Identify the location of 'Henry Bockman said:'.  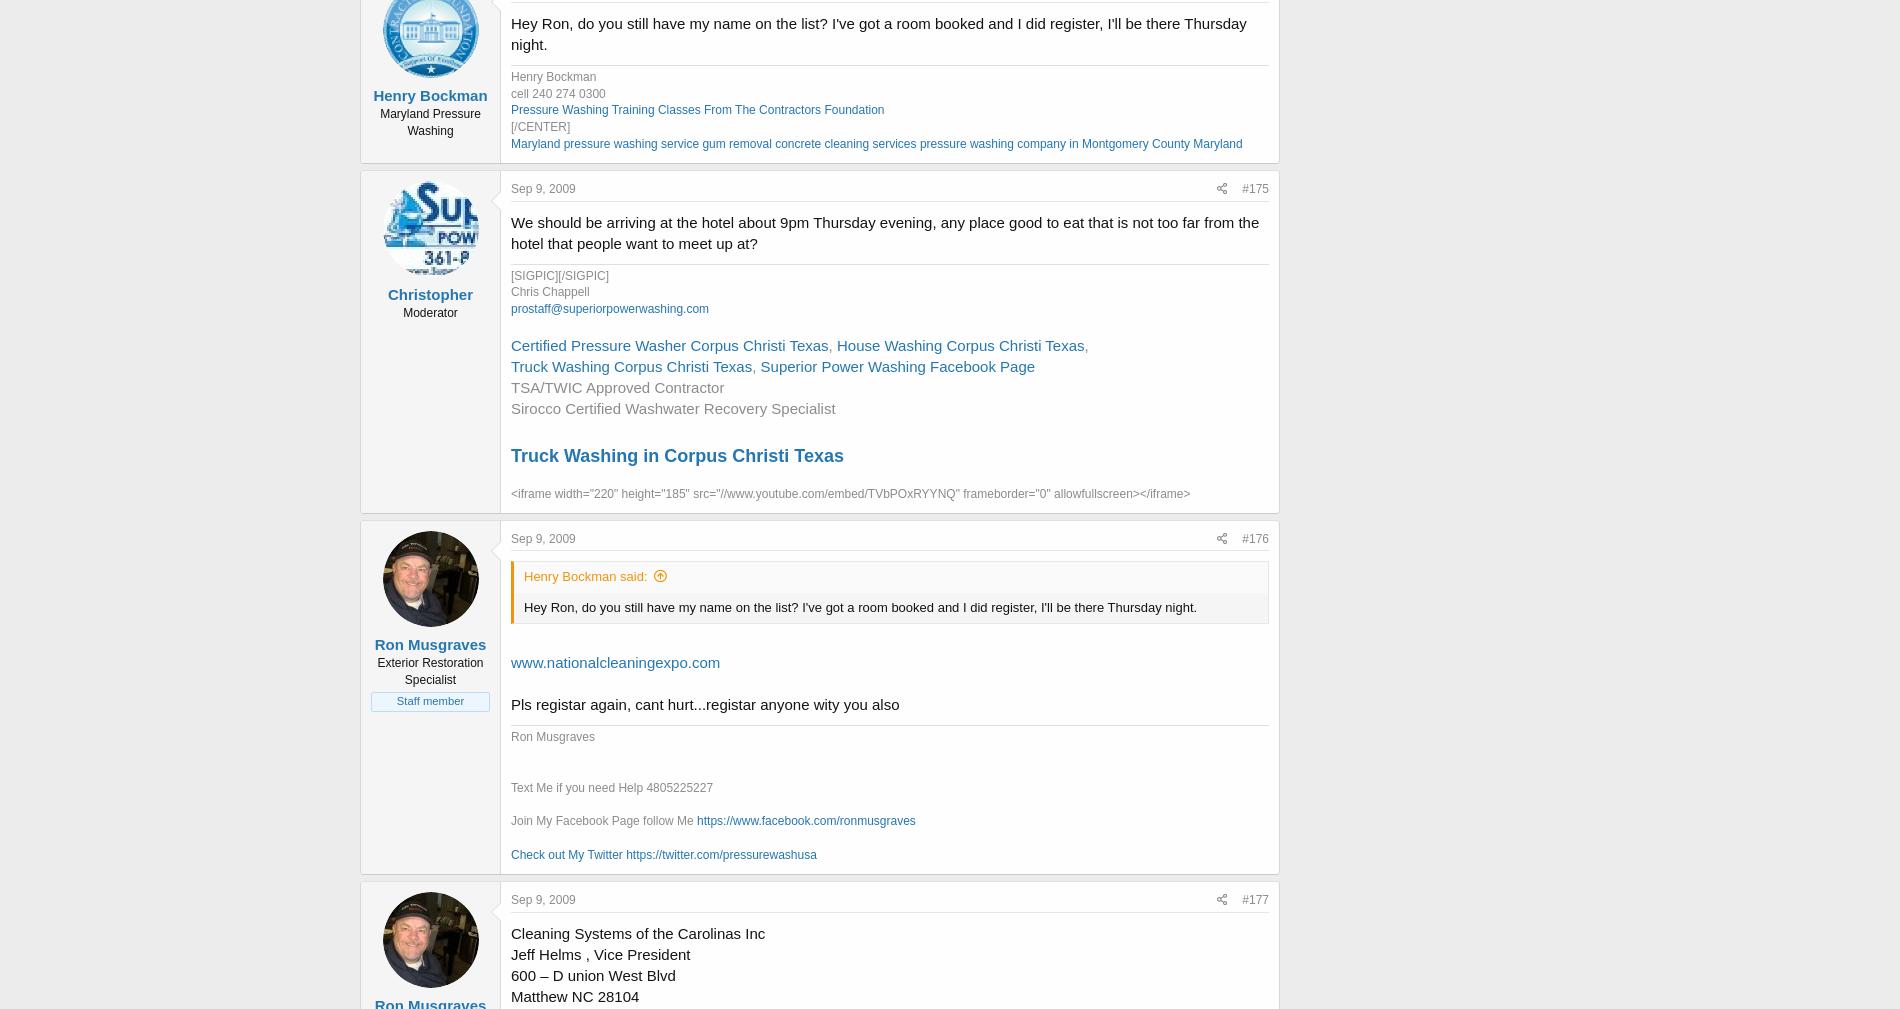
(585, 576).